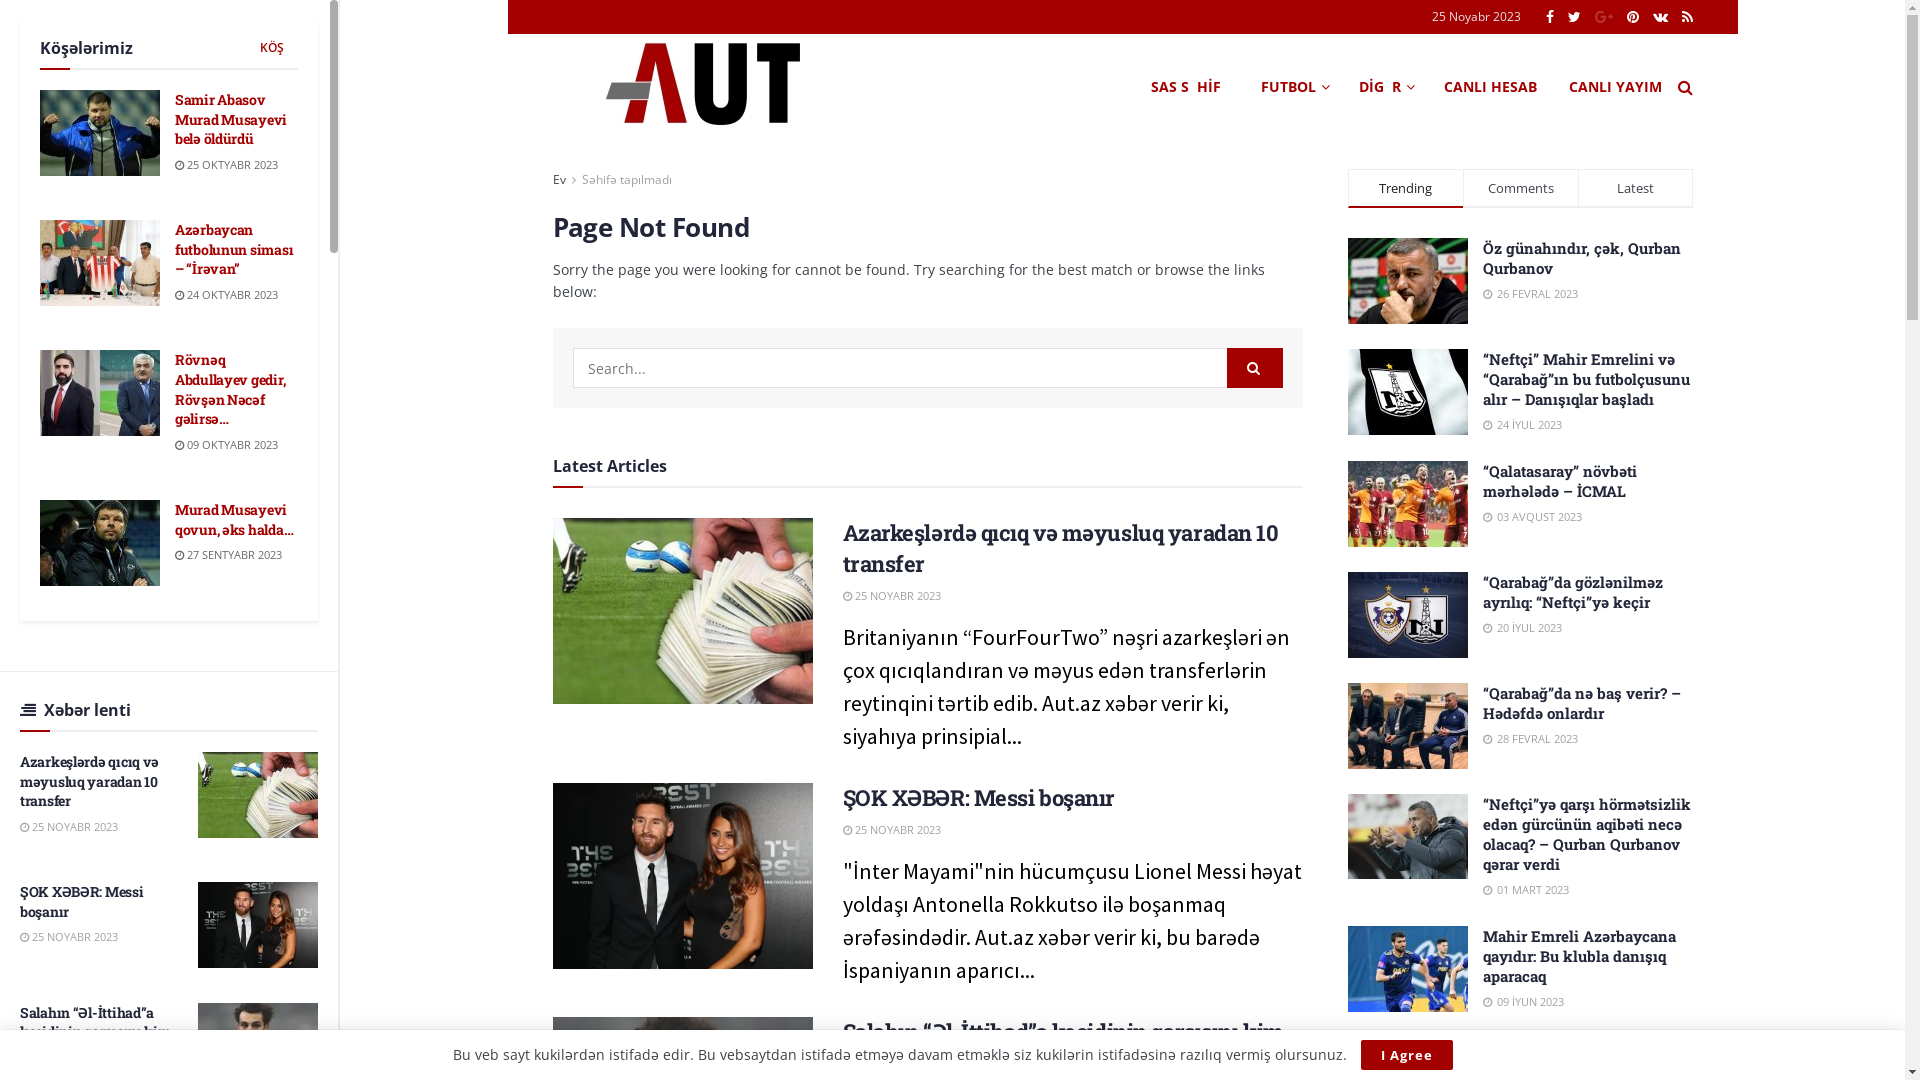  What do you see at coordinates (226, 163) in the screenshot?
I see `'25 OKTYABR 2023'` at bounding box center [226, 163].